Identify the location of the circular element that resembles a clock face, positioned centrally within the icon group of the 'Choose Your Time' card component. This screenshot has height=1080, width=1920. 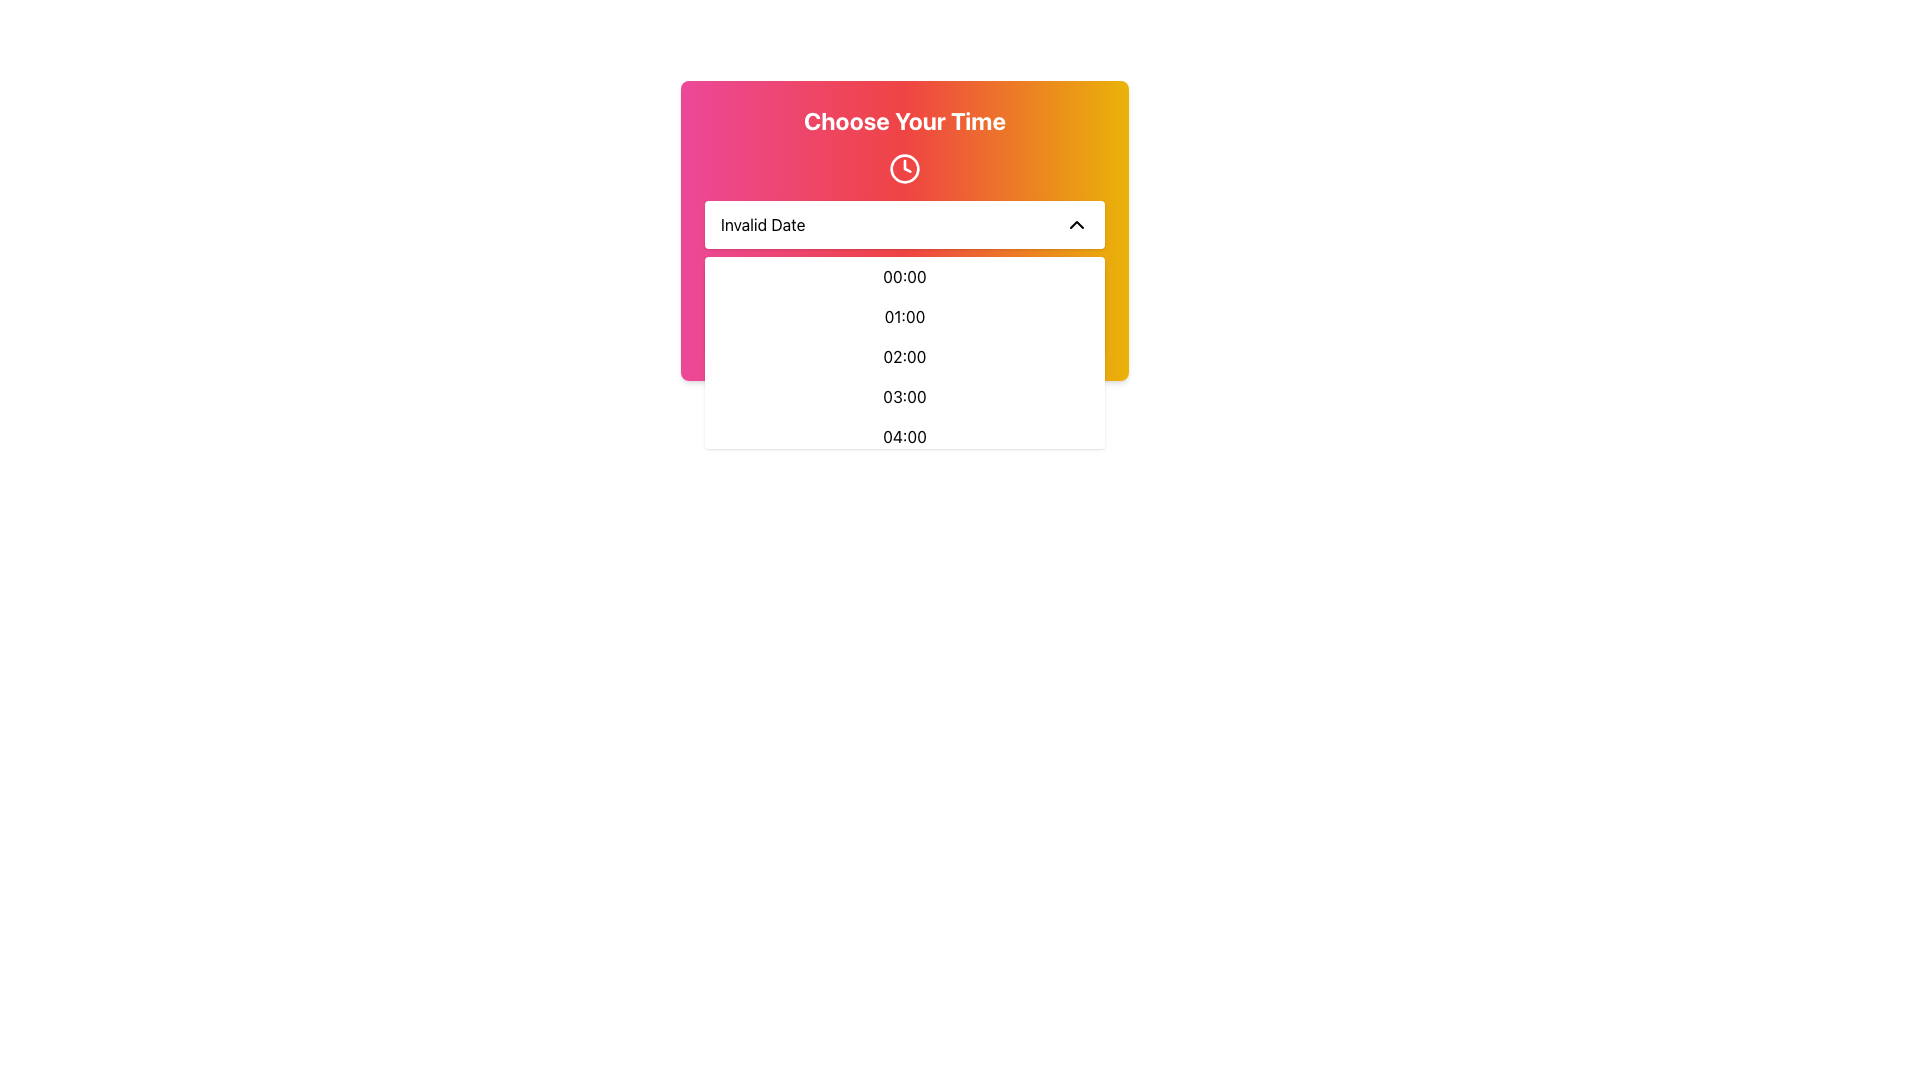
(904, 168).